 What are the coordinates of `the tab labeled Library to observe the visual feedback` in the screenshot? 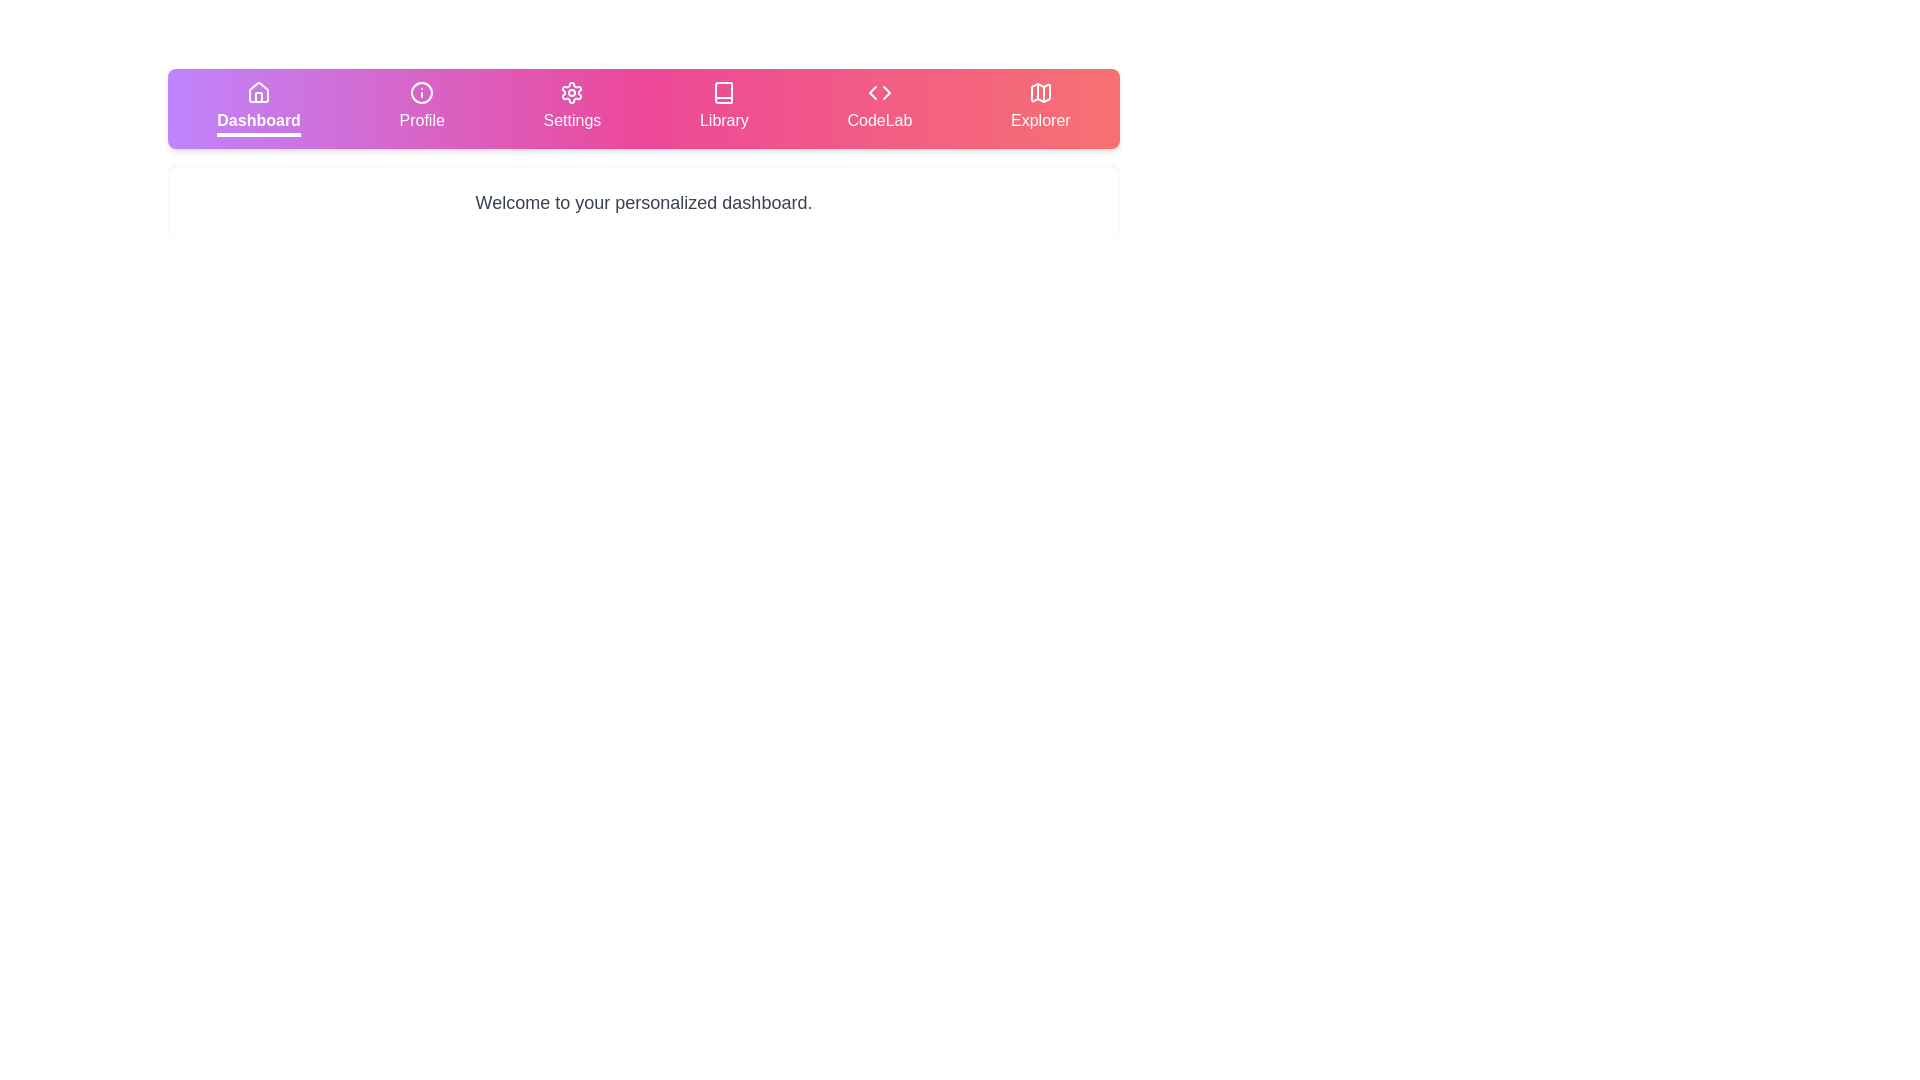 It's located at (723, 108).